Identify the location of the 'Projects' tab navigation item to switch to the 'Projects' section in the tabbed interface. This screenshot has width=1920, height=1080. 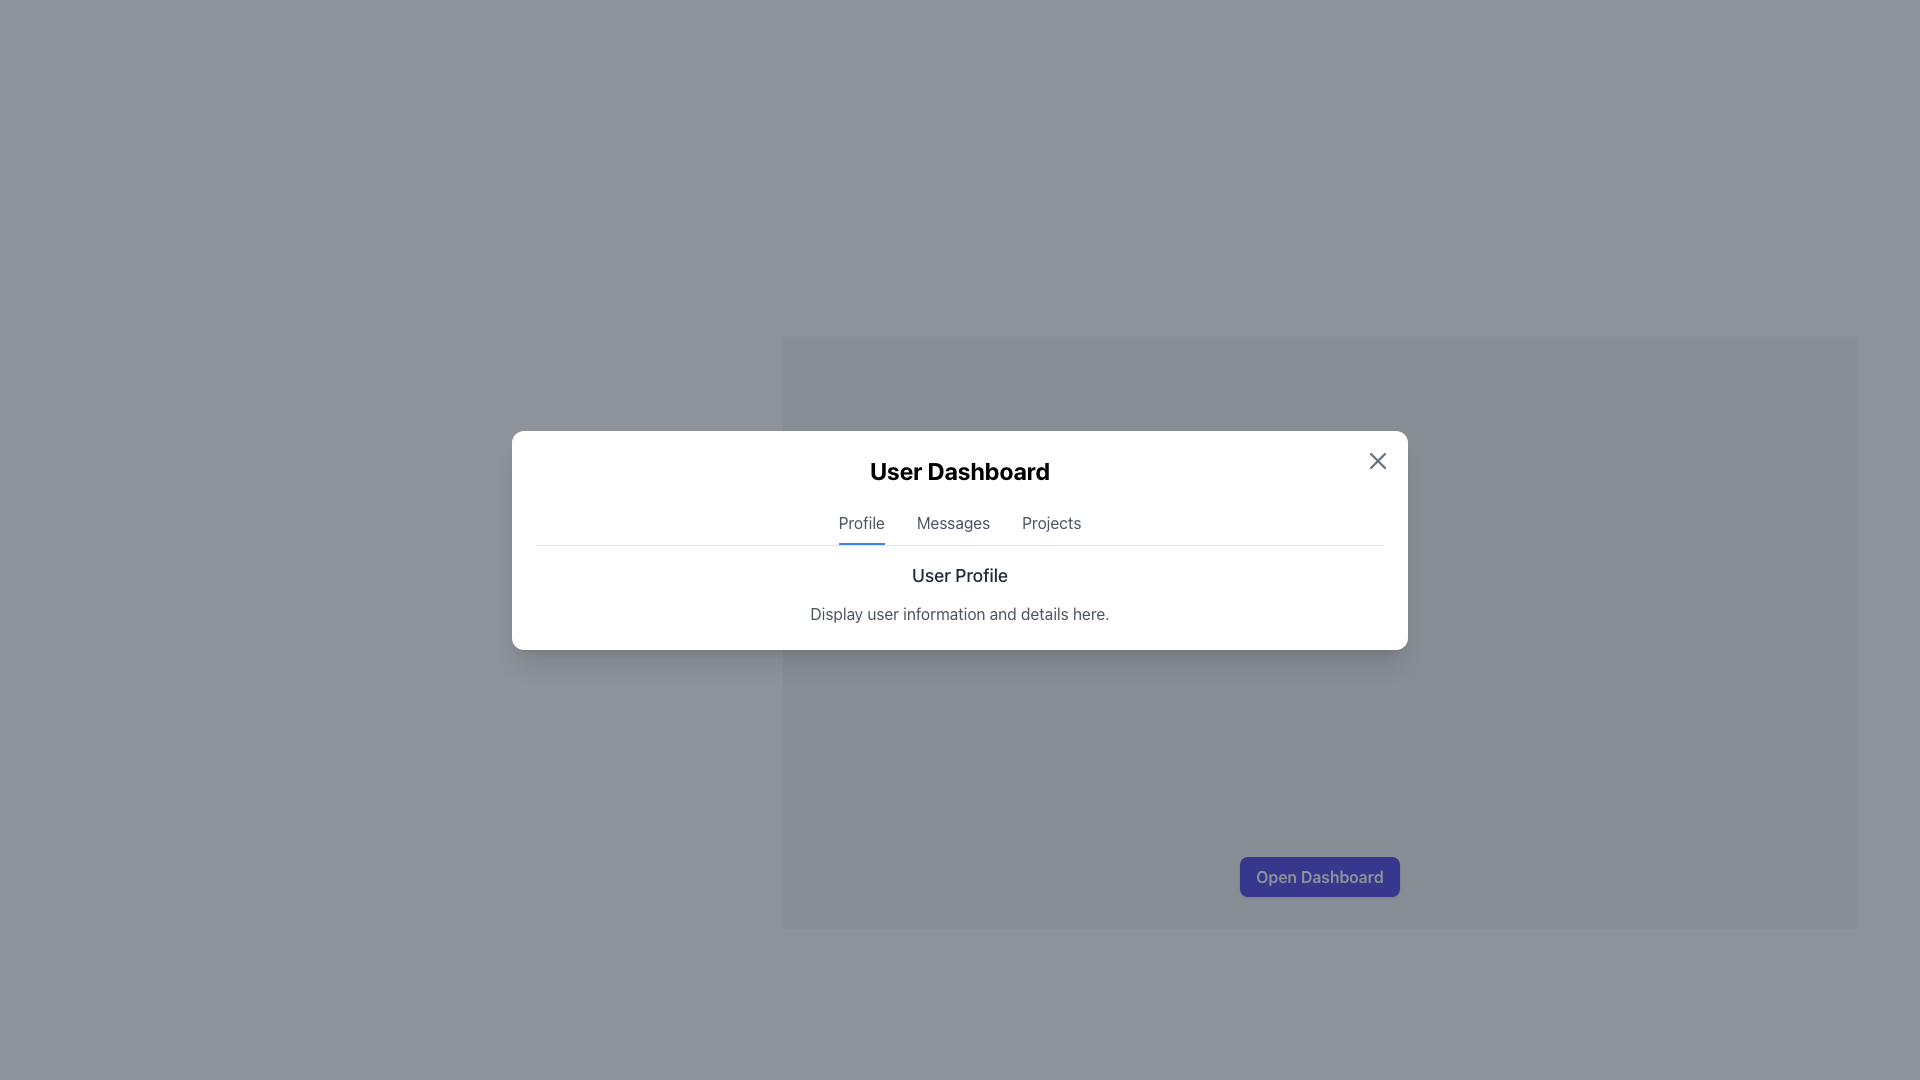
(1050, 526).